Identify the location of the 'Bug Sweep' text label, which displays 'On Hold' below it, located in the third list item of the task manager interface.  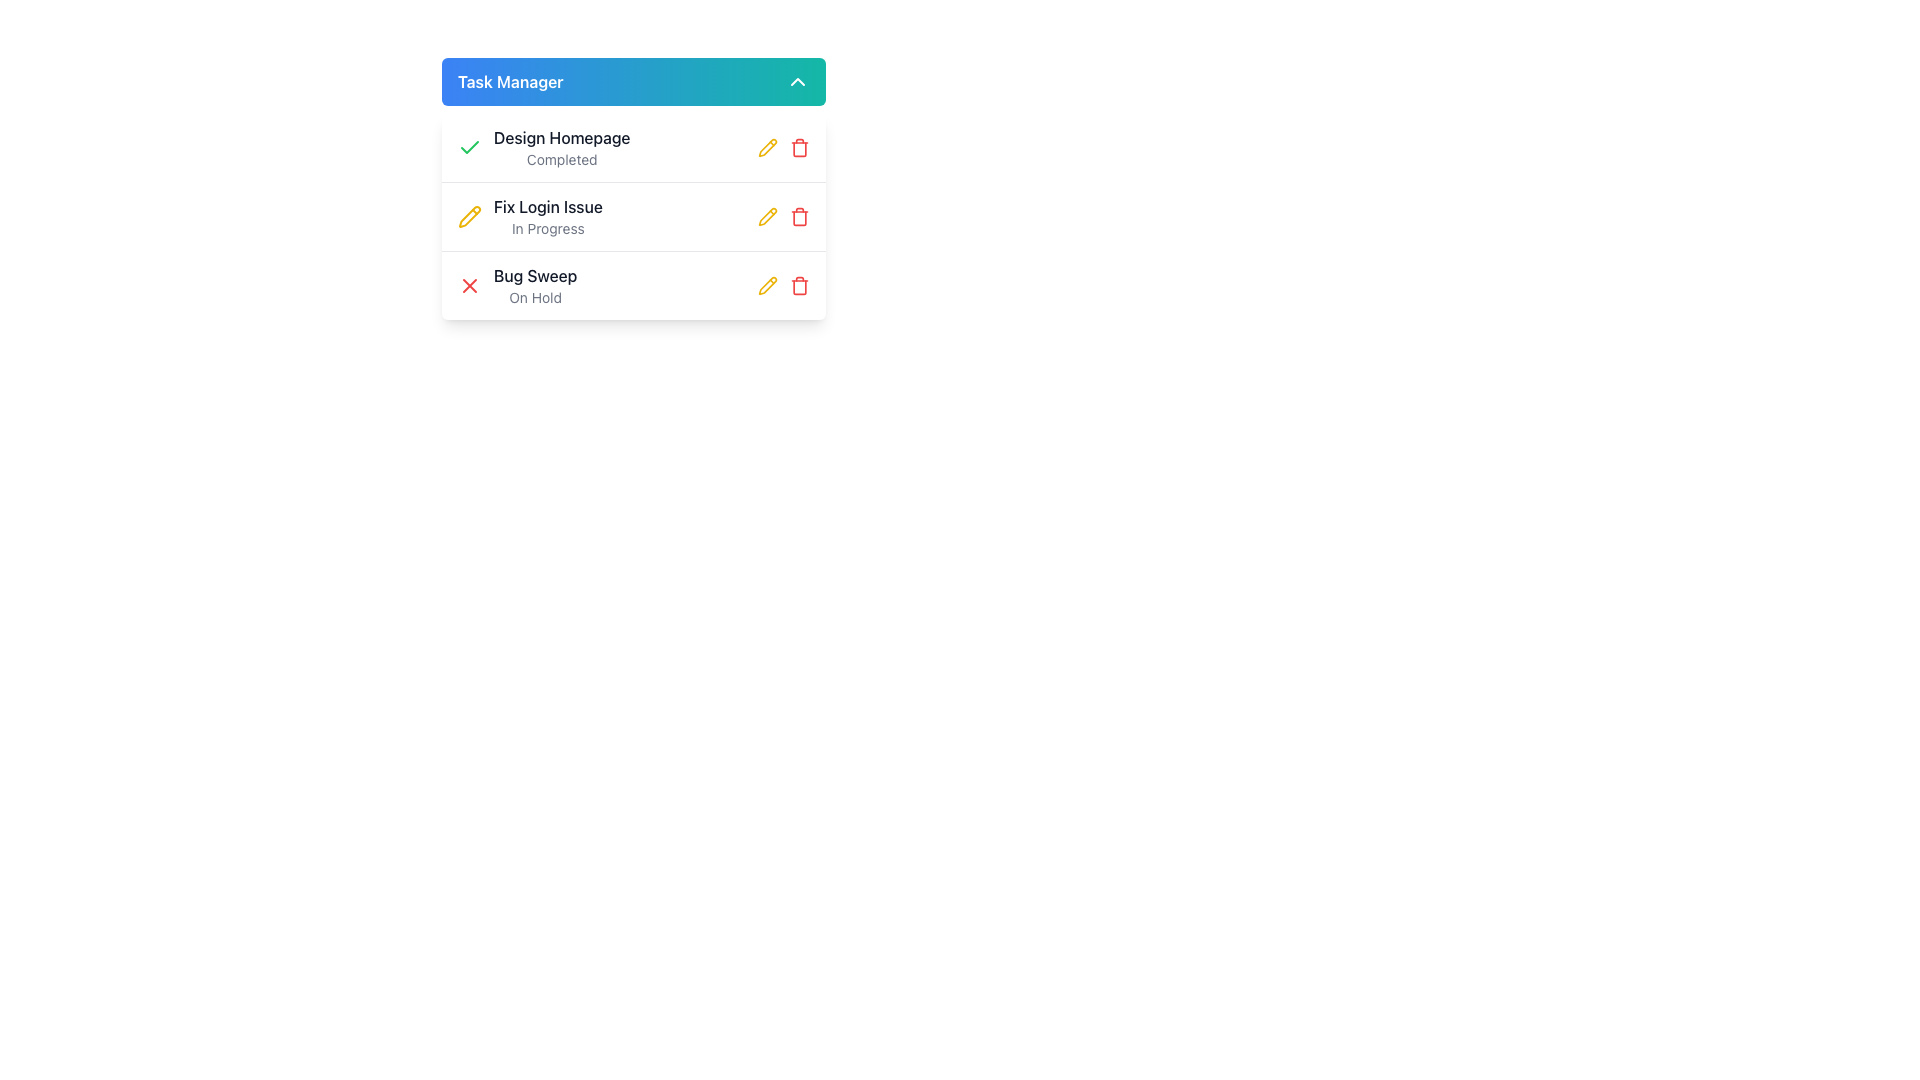
(535, 285).